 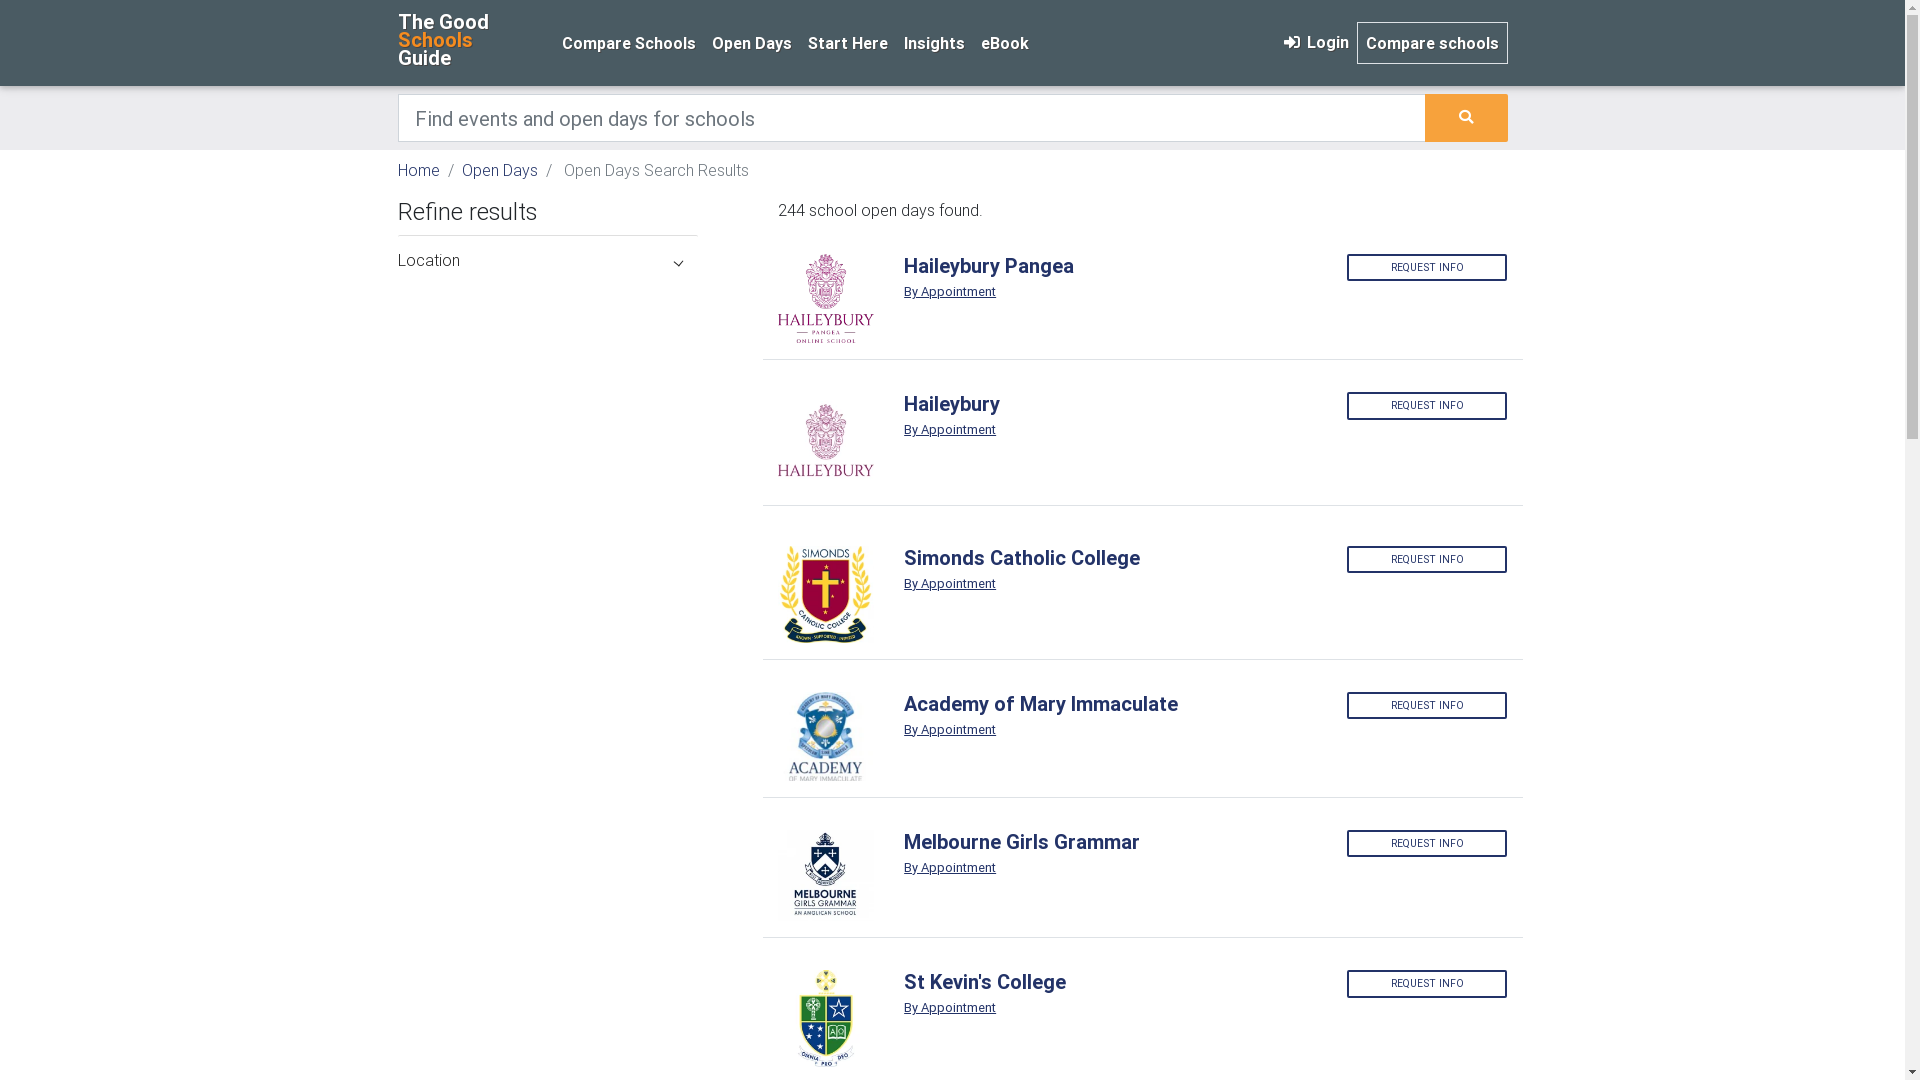 What do you see at coordinates (971, 42) in the screenshot?
I see `'eBook'` at bounding box center [971, 42].